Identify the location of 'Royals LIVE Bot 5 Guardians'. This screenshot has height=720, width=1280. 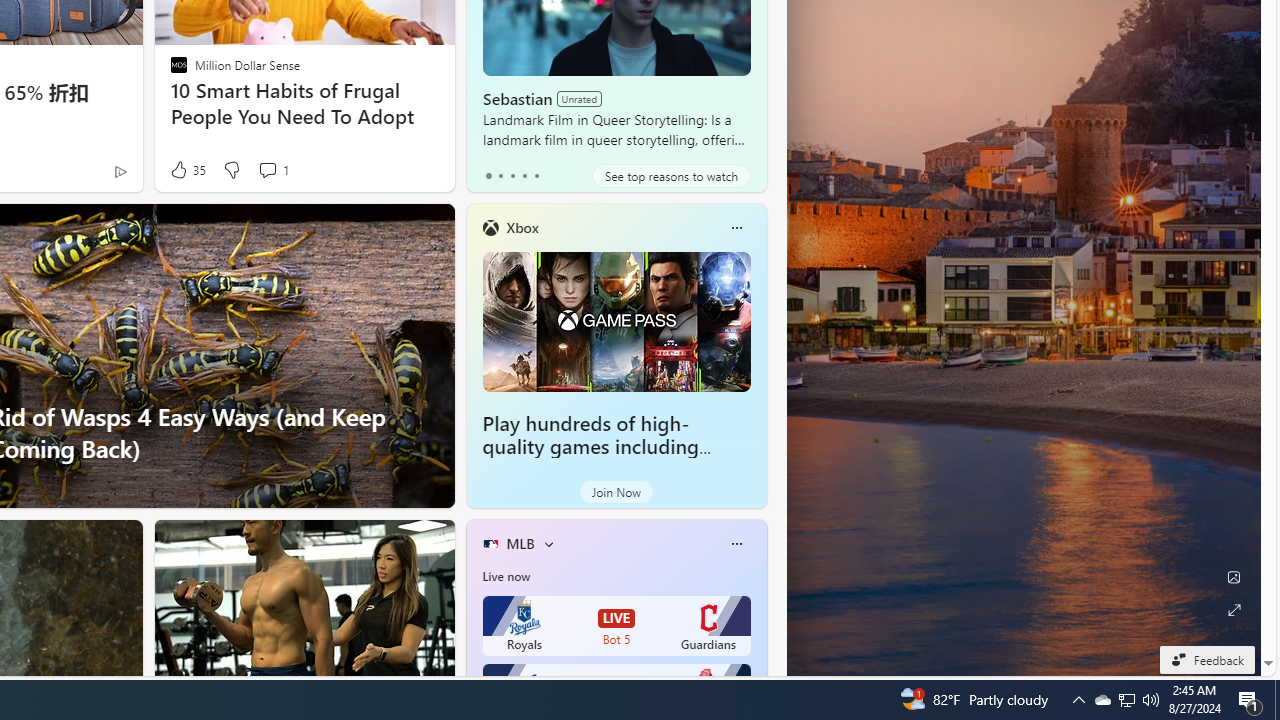
(615, 625).